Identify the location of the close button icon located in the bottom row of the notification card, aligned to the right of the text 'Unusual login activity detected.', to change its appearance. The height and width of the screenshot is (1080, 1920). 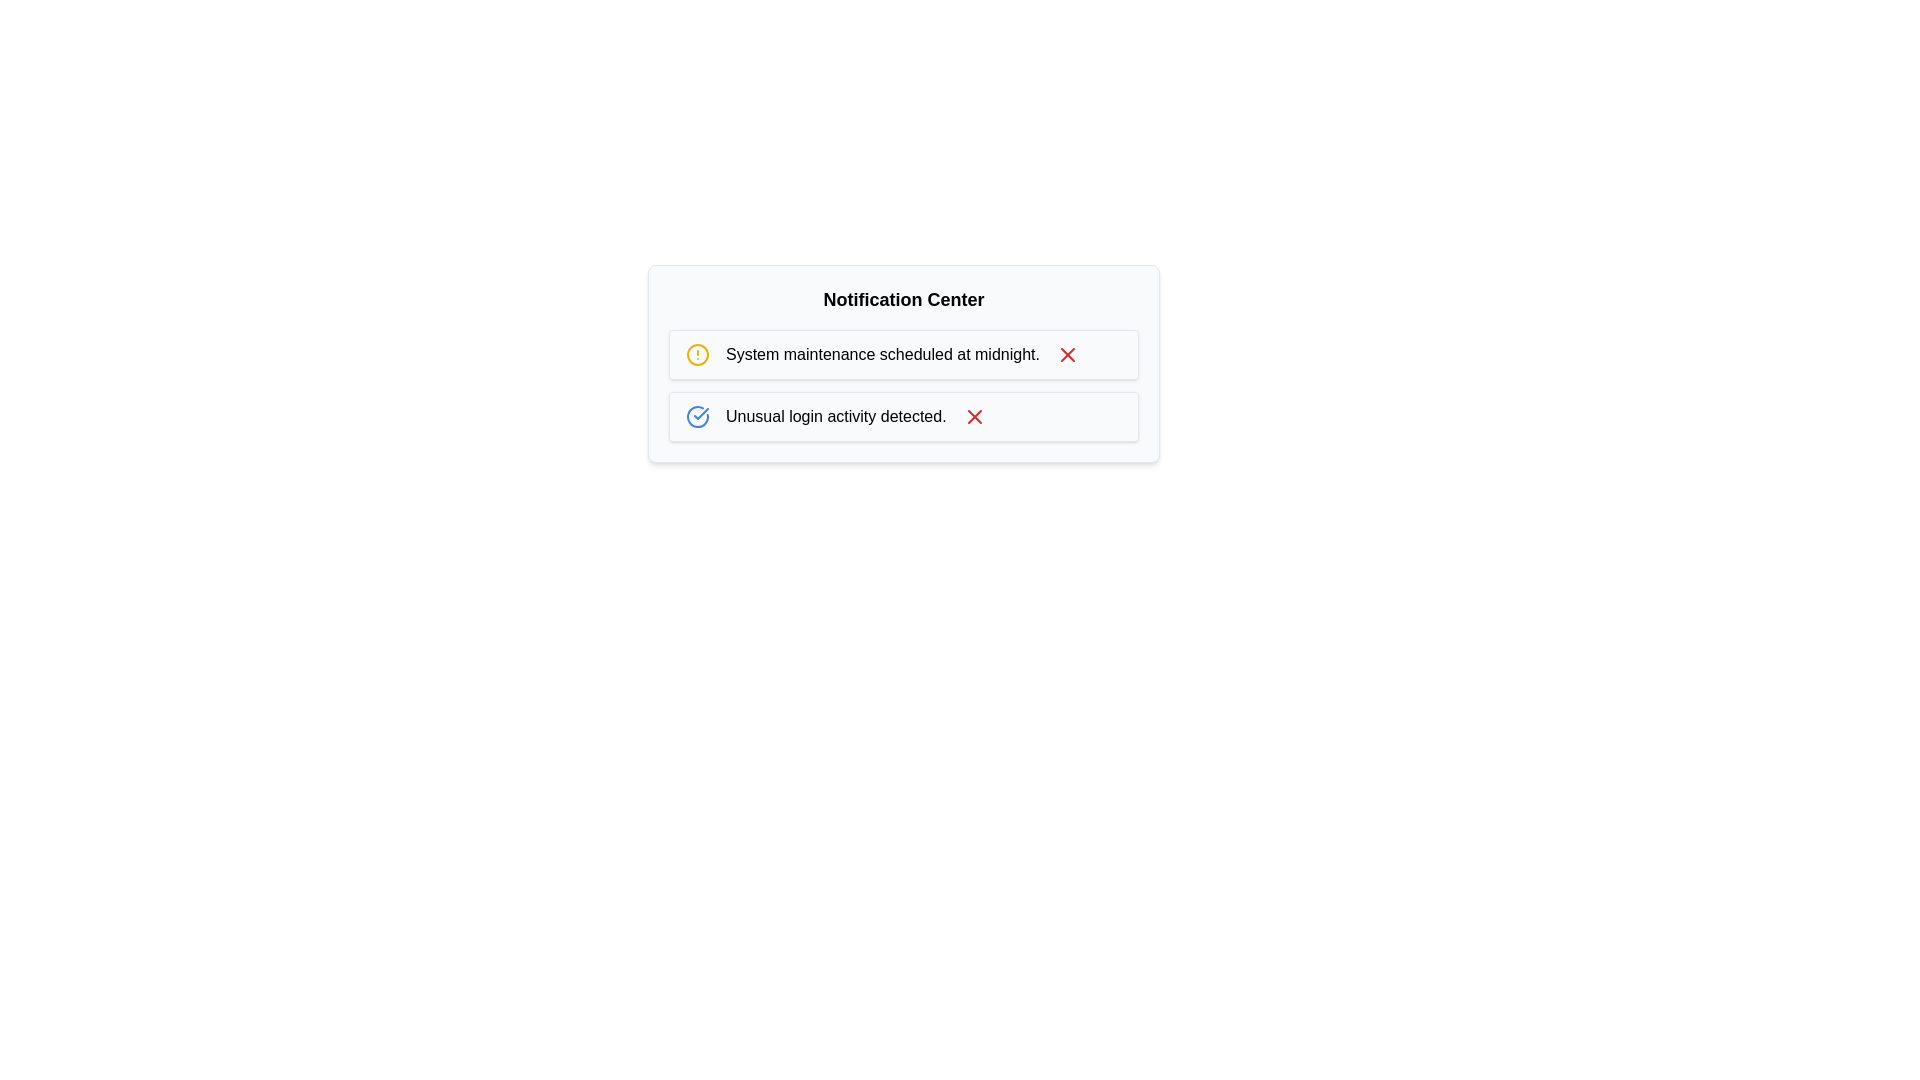
(974, 415).